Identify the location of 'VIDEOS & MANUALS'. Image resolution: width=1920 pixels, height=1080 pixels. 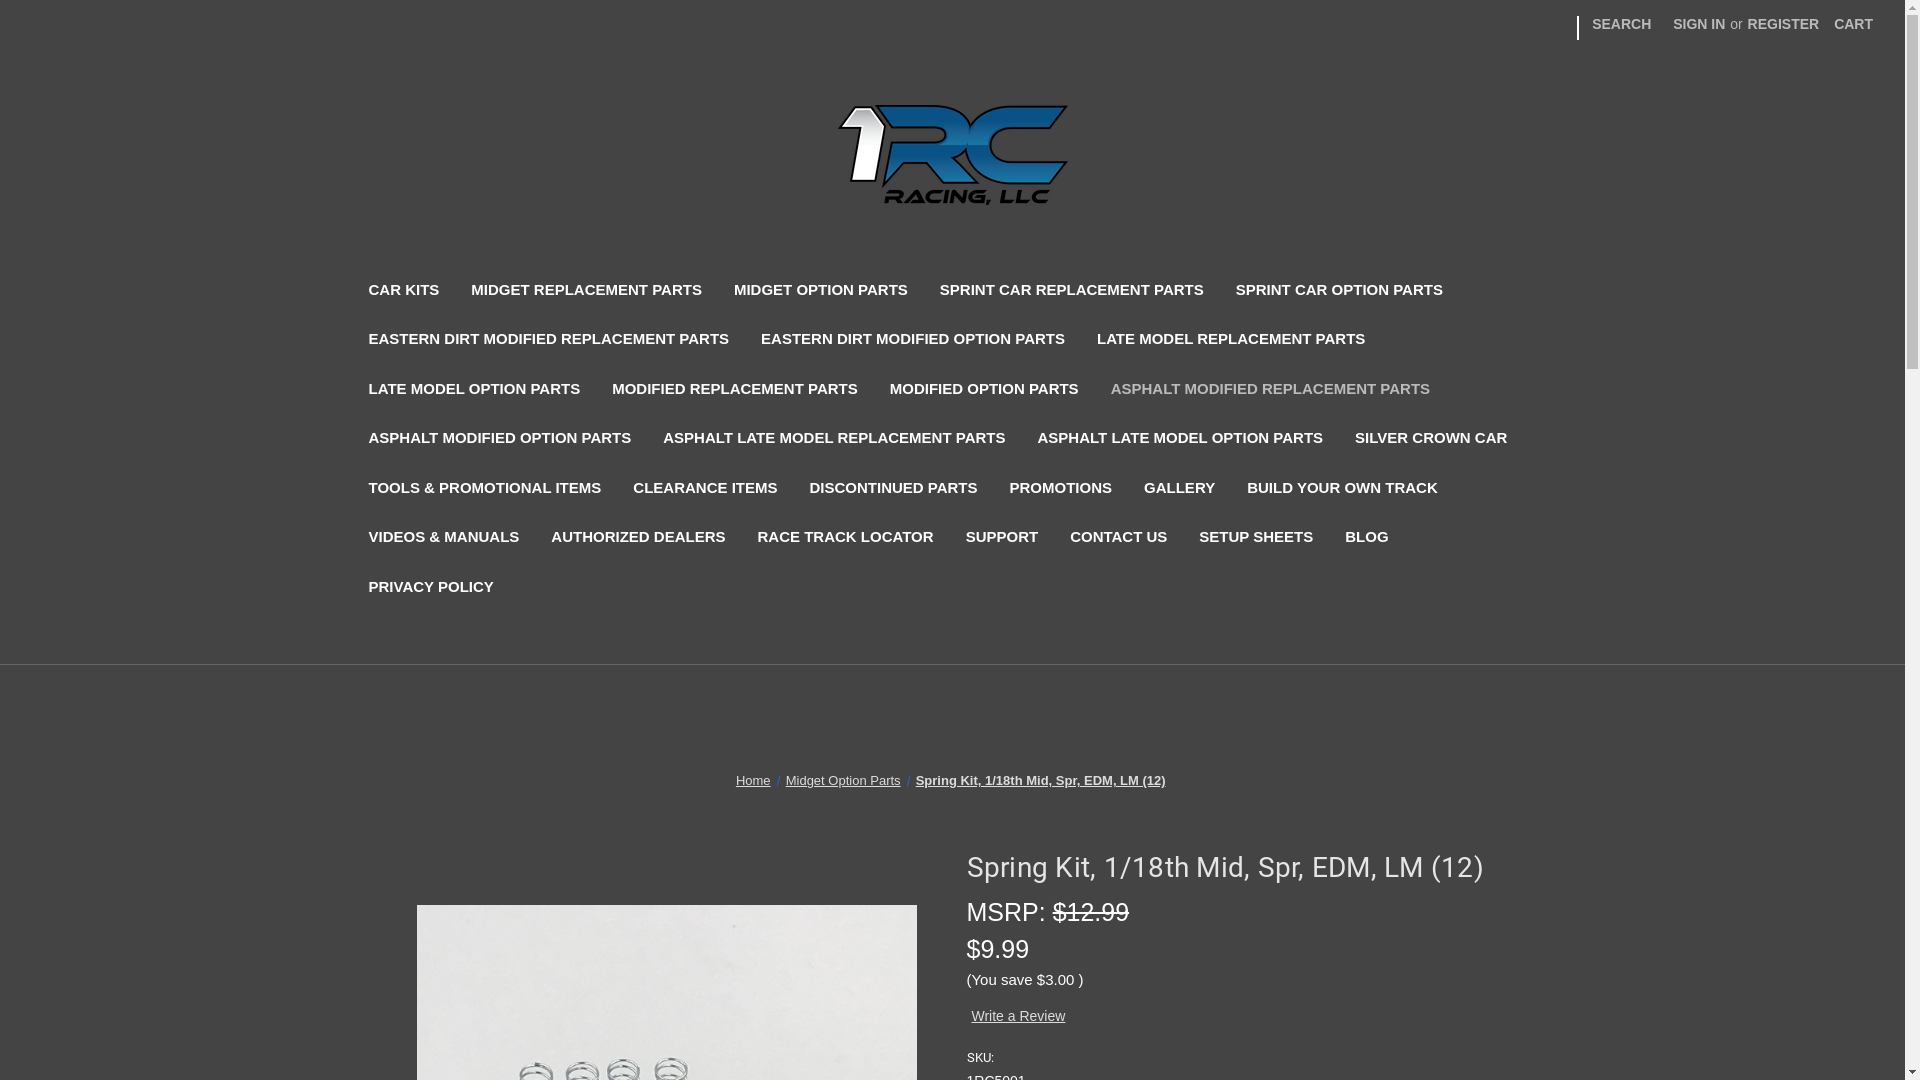
(442, 538).